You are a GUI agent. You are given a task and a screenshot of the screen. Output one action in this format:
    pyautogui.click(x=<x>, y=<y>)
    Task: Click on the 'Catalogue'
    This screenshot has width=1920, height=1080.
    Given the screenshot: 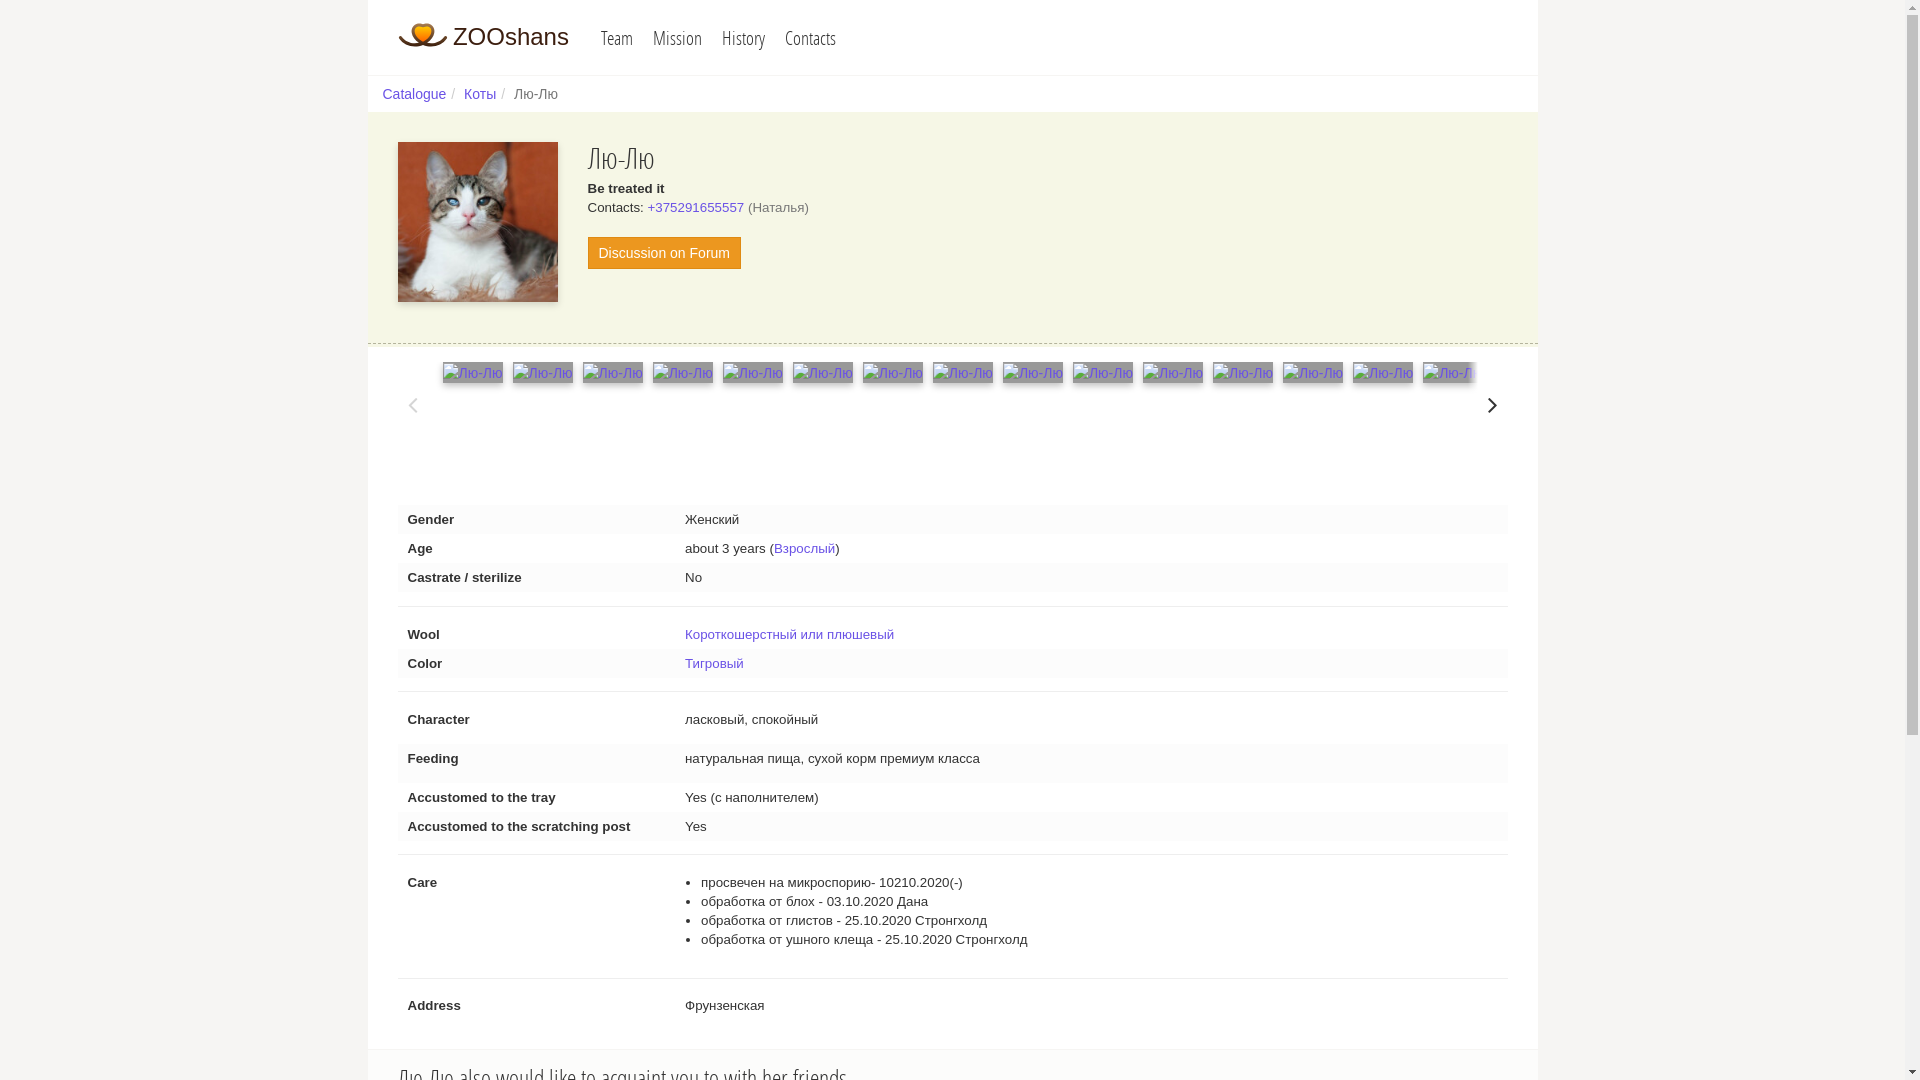 What is the action you would take?
    pyautogui.click(x=412, y=93)
    